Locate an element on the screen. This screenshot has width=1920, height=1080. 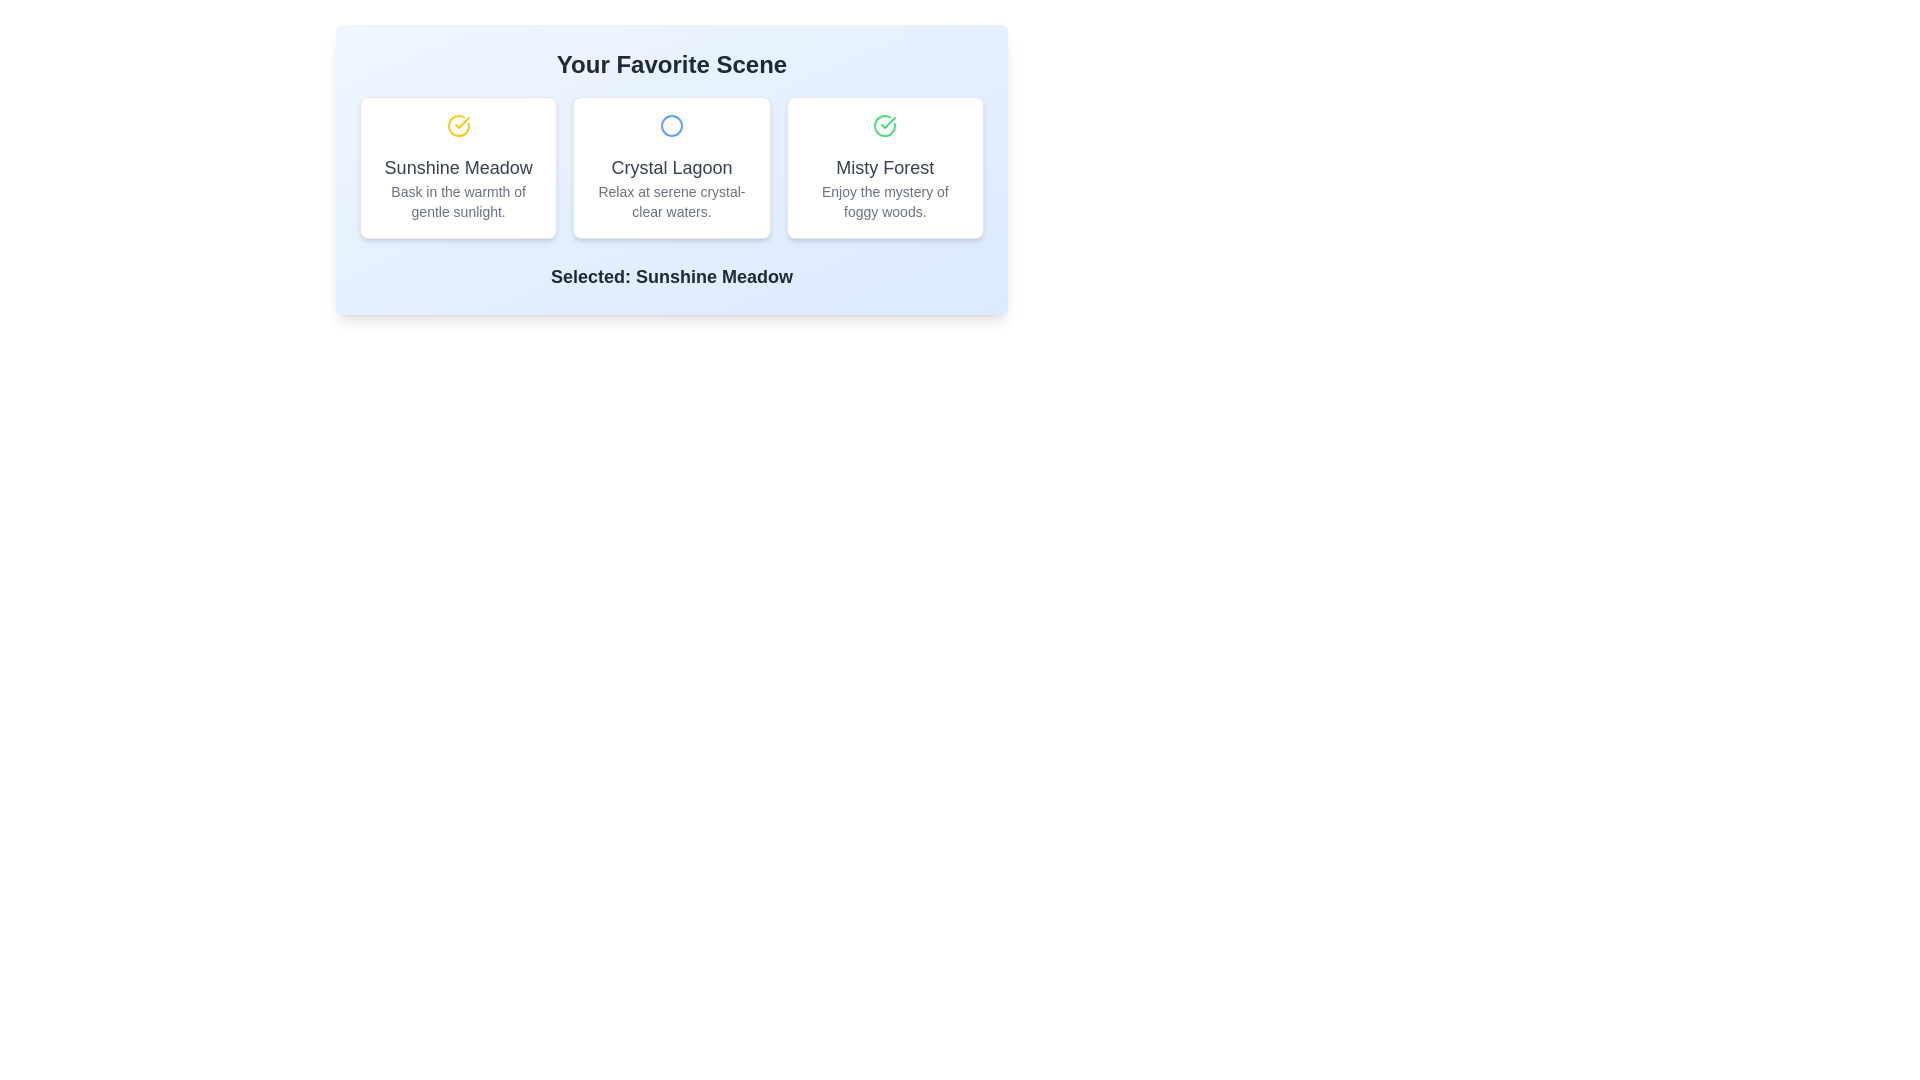
the information label indicating the currently selected scene, which is located below the three selectable scene cards and aligned with the title 'Your Favorite Scene' is located at coordinates (672, 277).